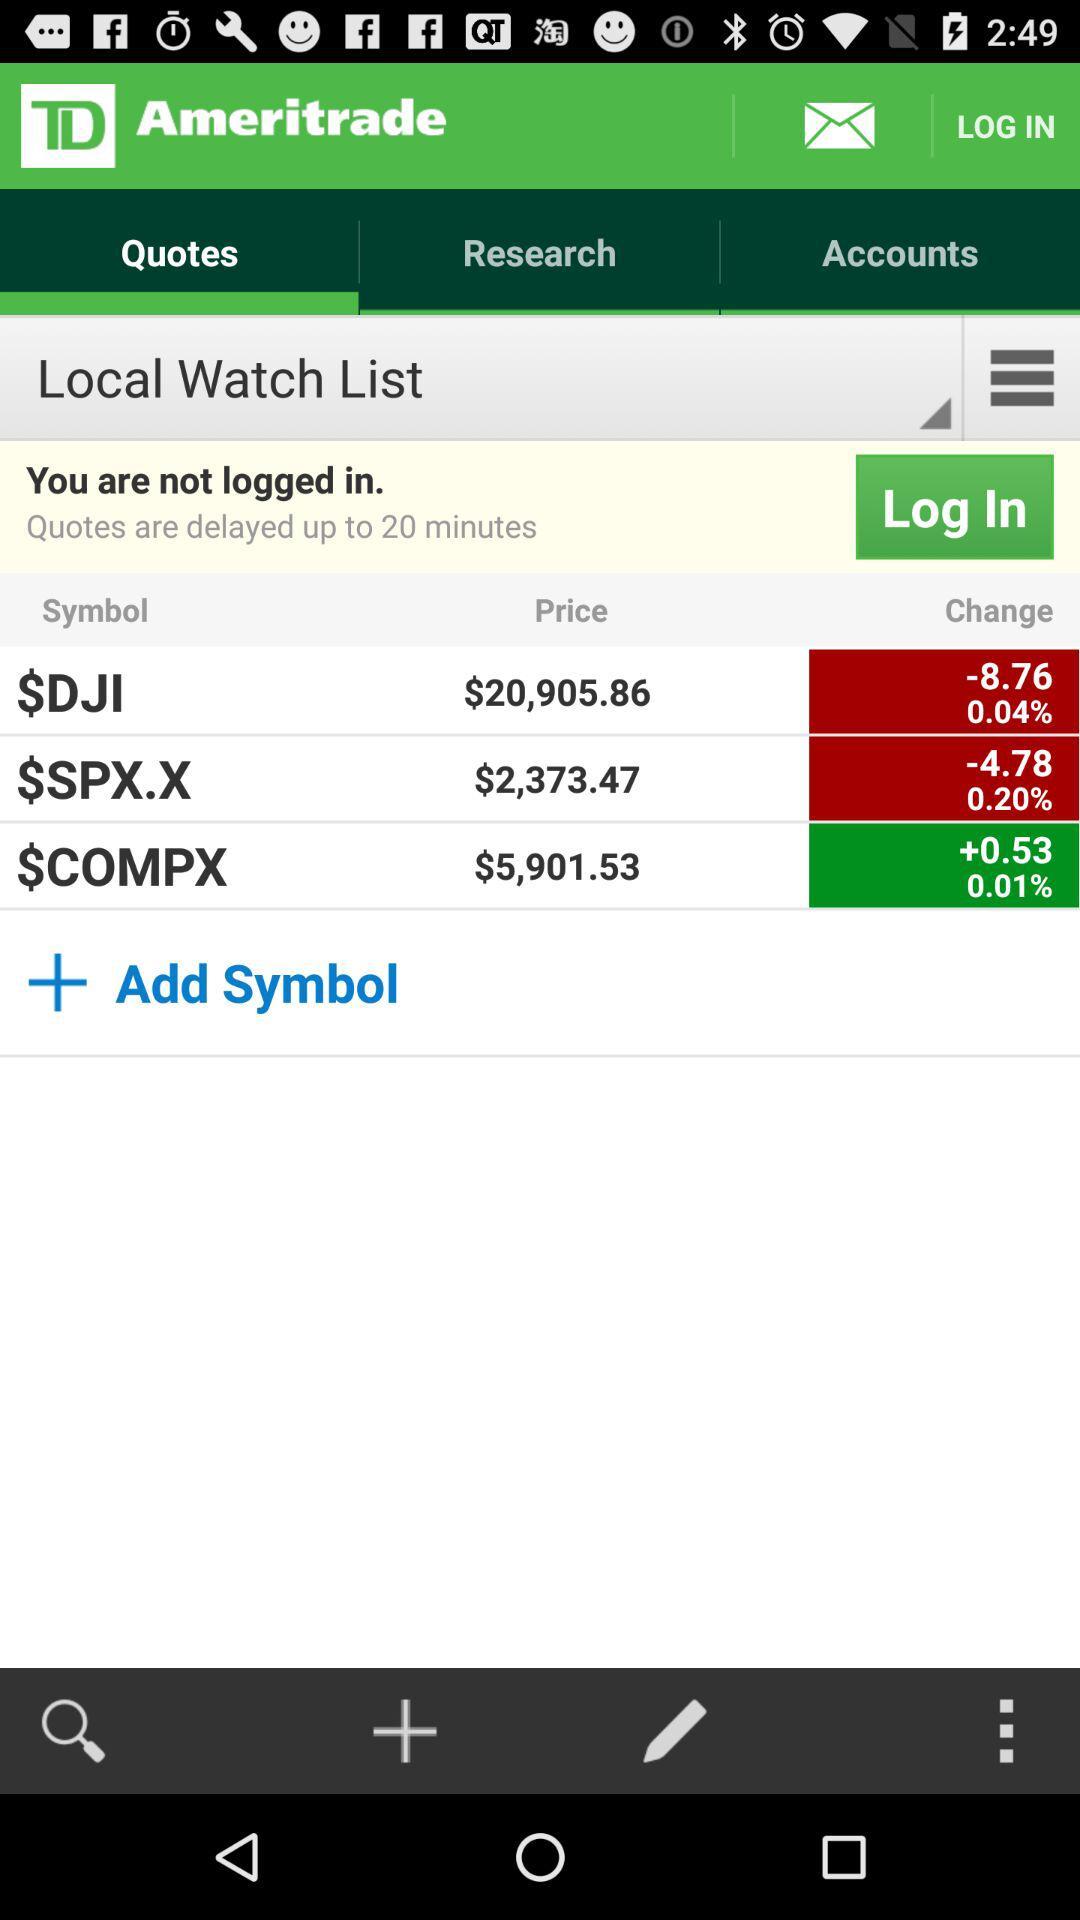  I want to click on the menu icon, so click(1022, 403).